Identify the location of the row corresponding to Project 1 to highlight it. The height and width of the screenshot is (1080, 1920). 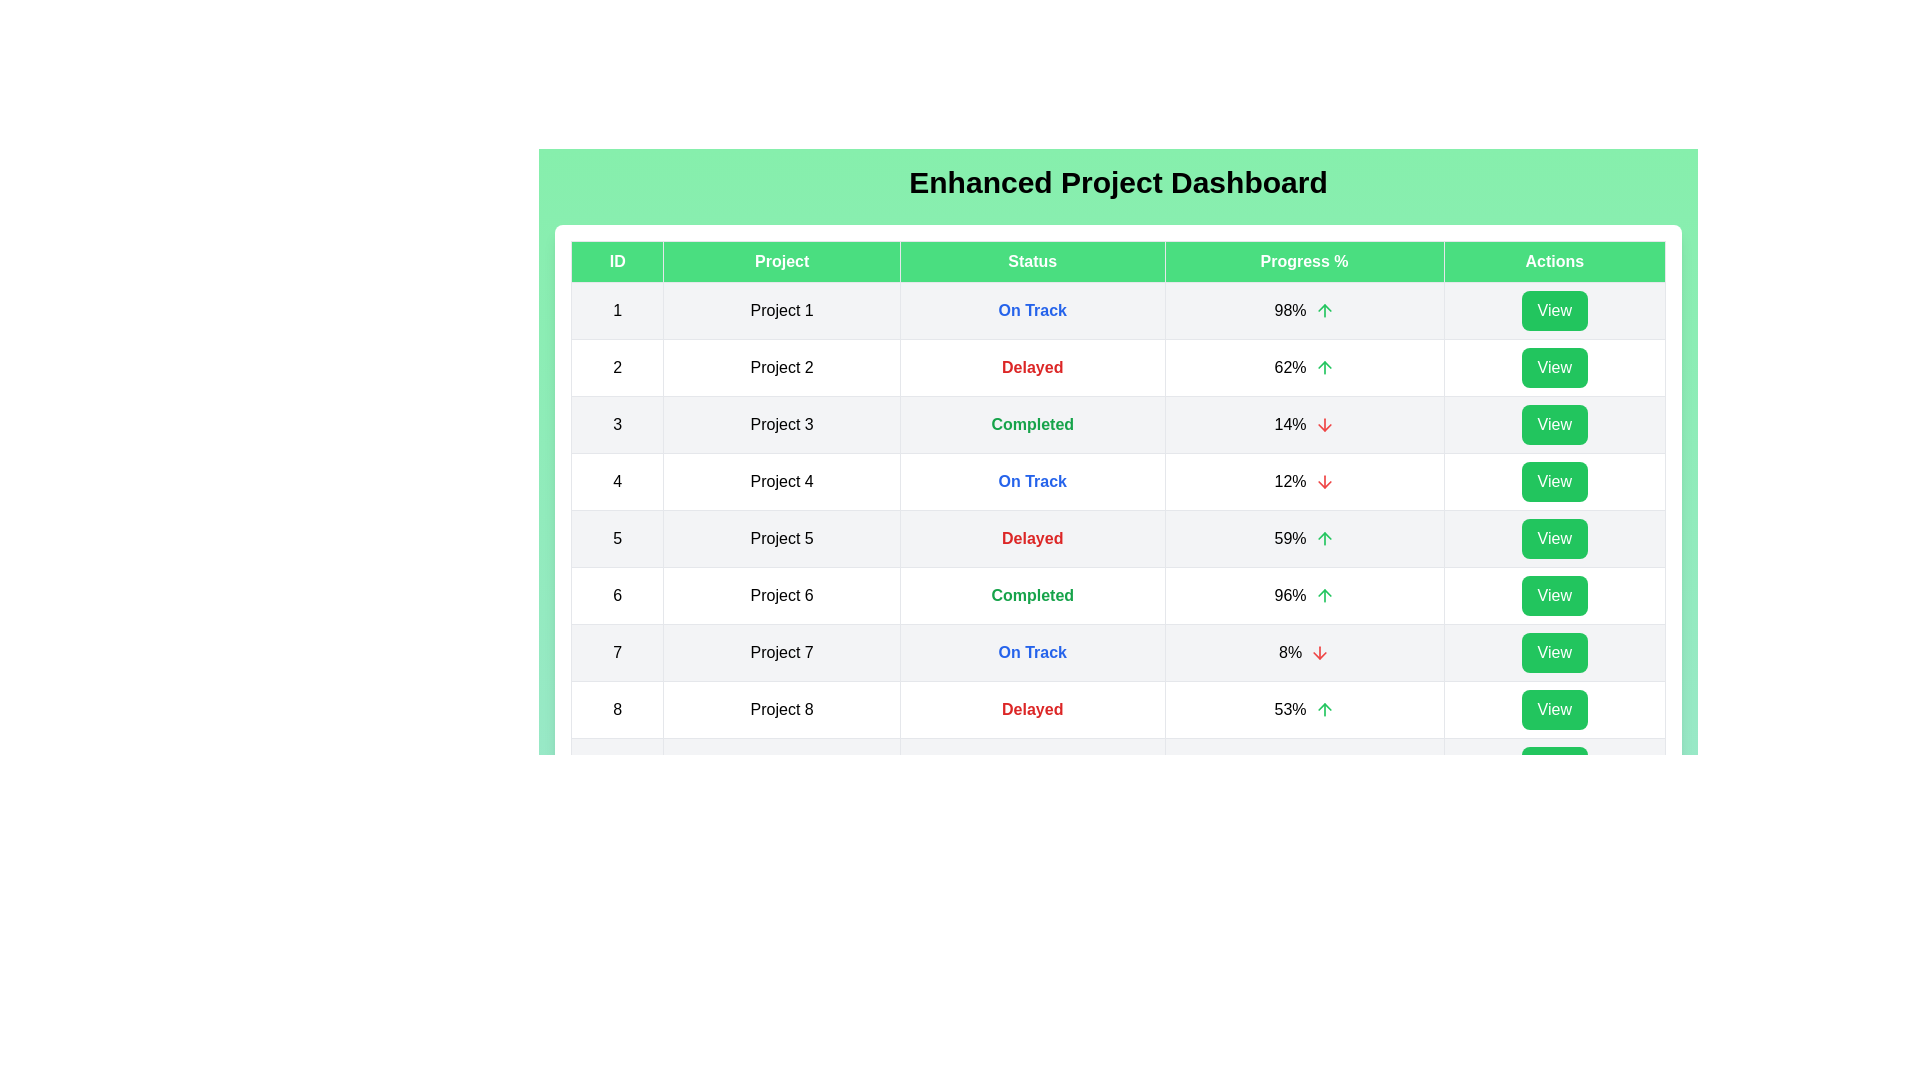
(1117, 311).